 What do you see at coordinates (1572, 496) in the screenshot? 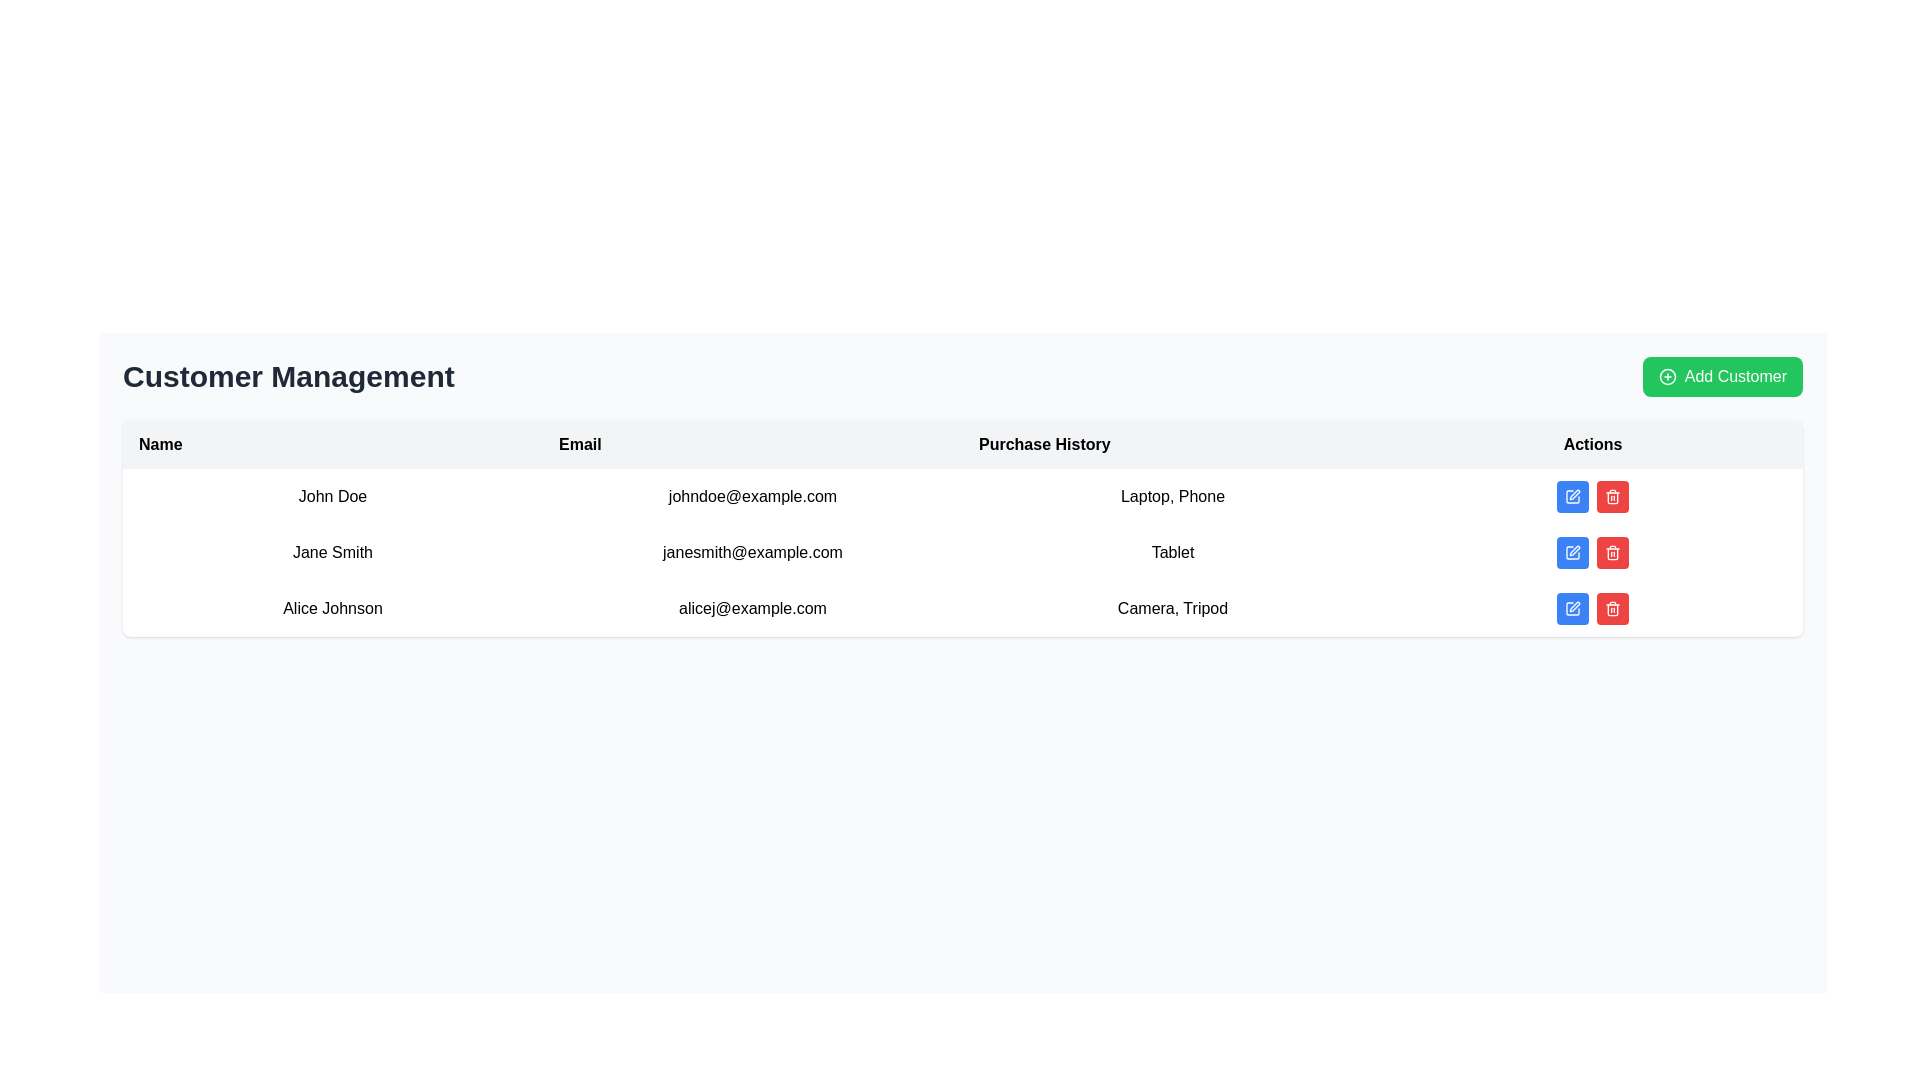
I see `the blue square-shaped edit icon with a white outline of a pen, located in the 'Actions' column on the first row aligned with user 'John Doe'` at bounding box center [1572, 496].